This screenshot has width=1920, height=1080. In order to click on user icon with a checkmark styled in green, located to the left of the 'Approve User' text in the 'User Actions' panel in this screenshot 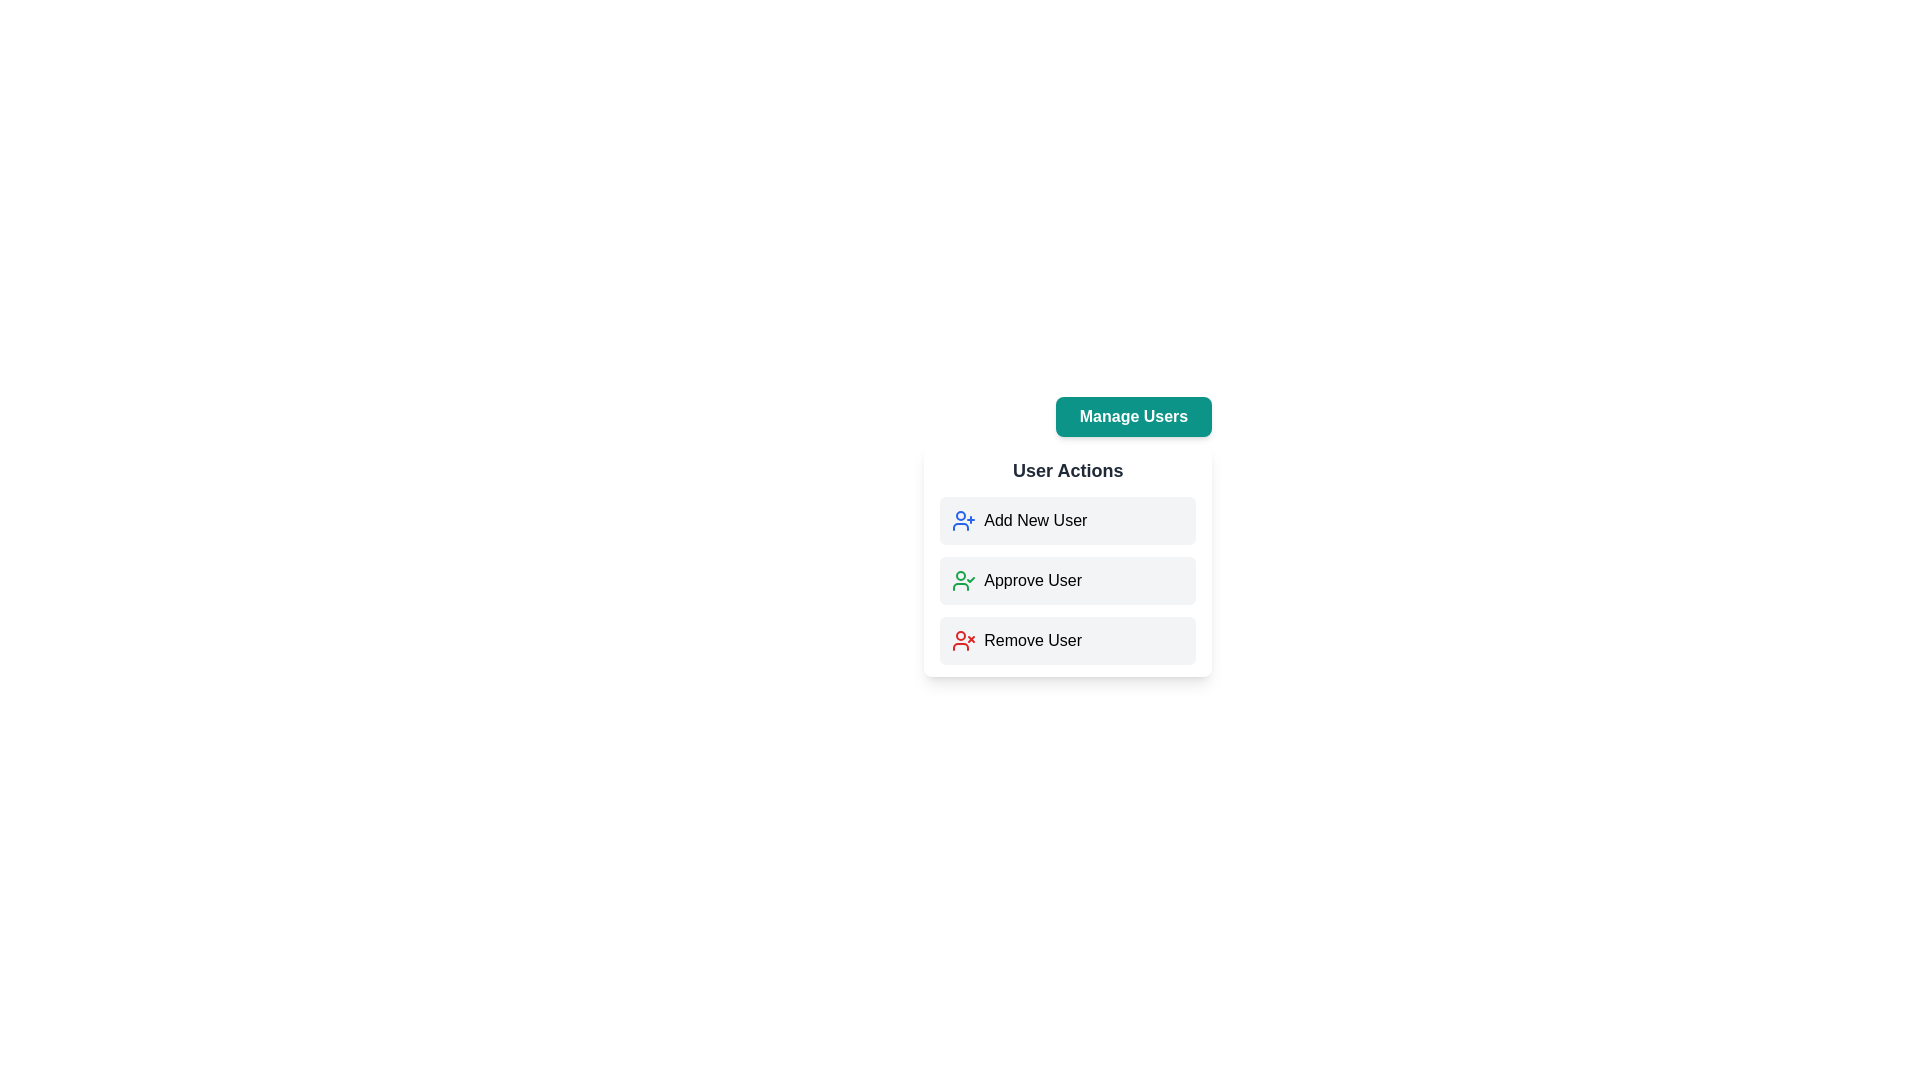, I will do `click(964, 581)`.